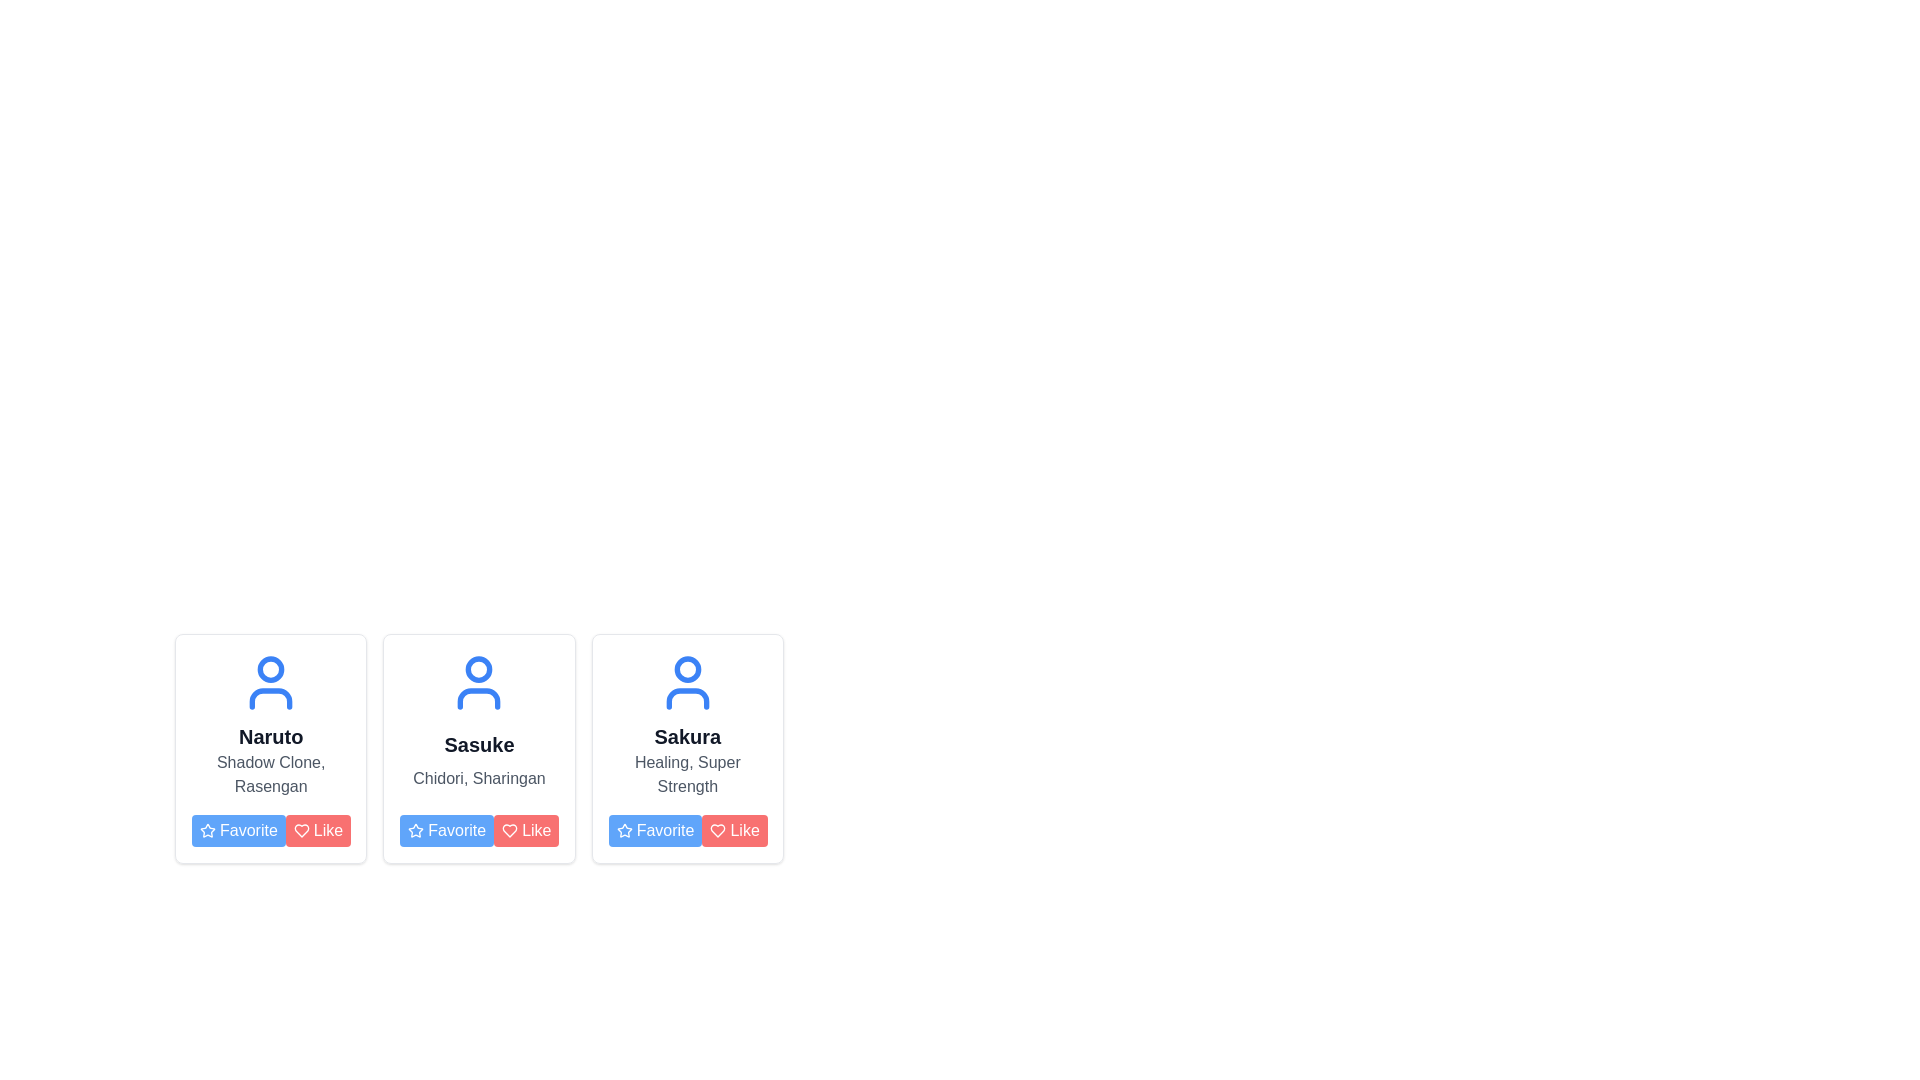 The height and width of the screenshot is (1080, 1920). What do you see at coordinates (270, 774) in the screenshot?
I see `text label displaying 'Shadow Clone, Rasengan' which is styled in gray font and centrally aligned, located beneath the title 'Naruto' and above the buttons 'Favorite' and 'Like'` at bounding box center [270, 774].